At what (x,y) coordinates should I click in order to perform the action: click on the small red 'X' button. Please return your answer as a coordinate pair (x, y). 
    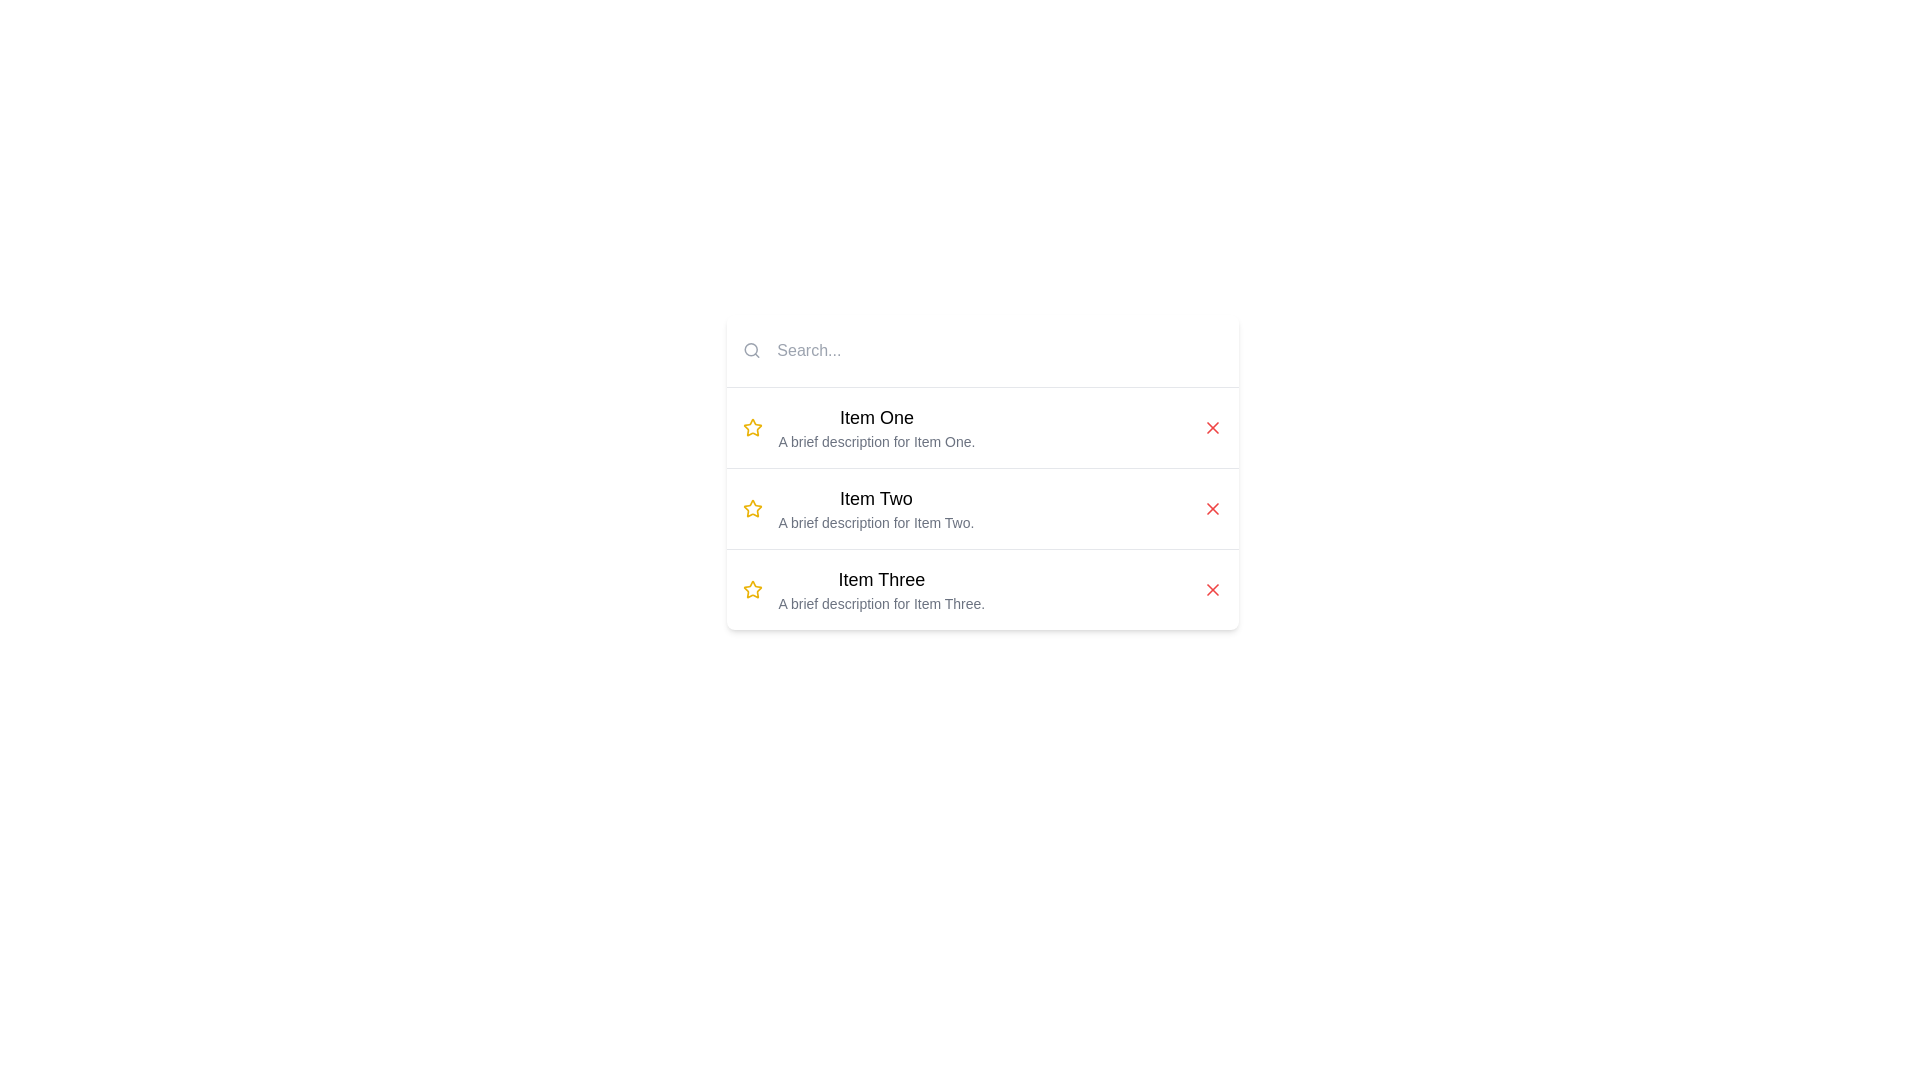
    Looking at the image, I should click on (1211, 589).